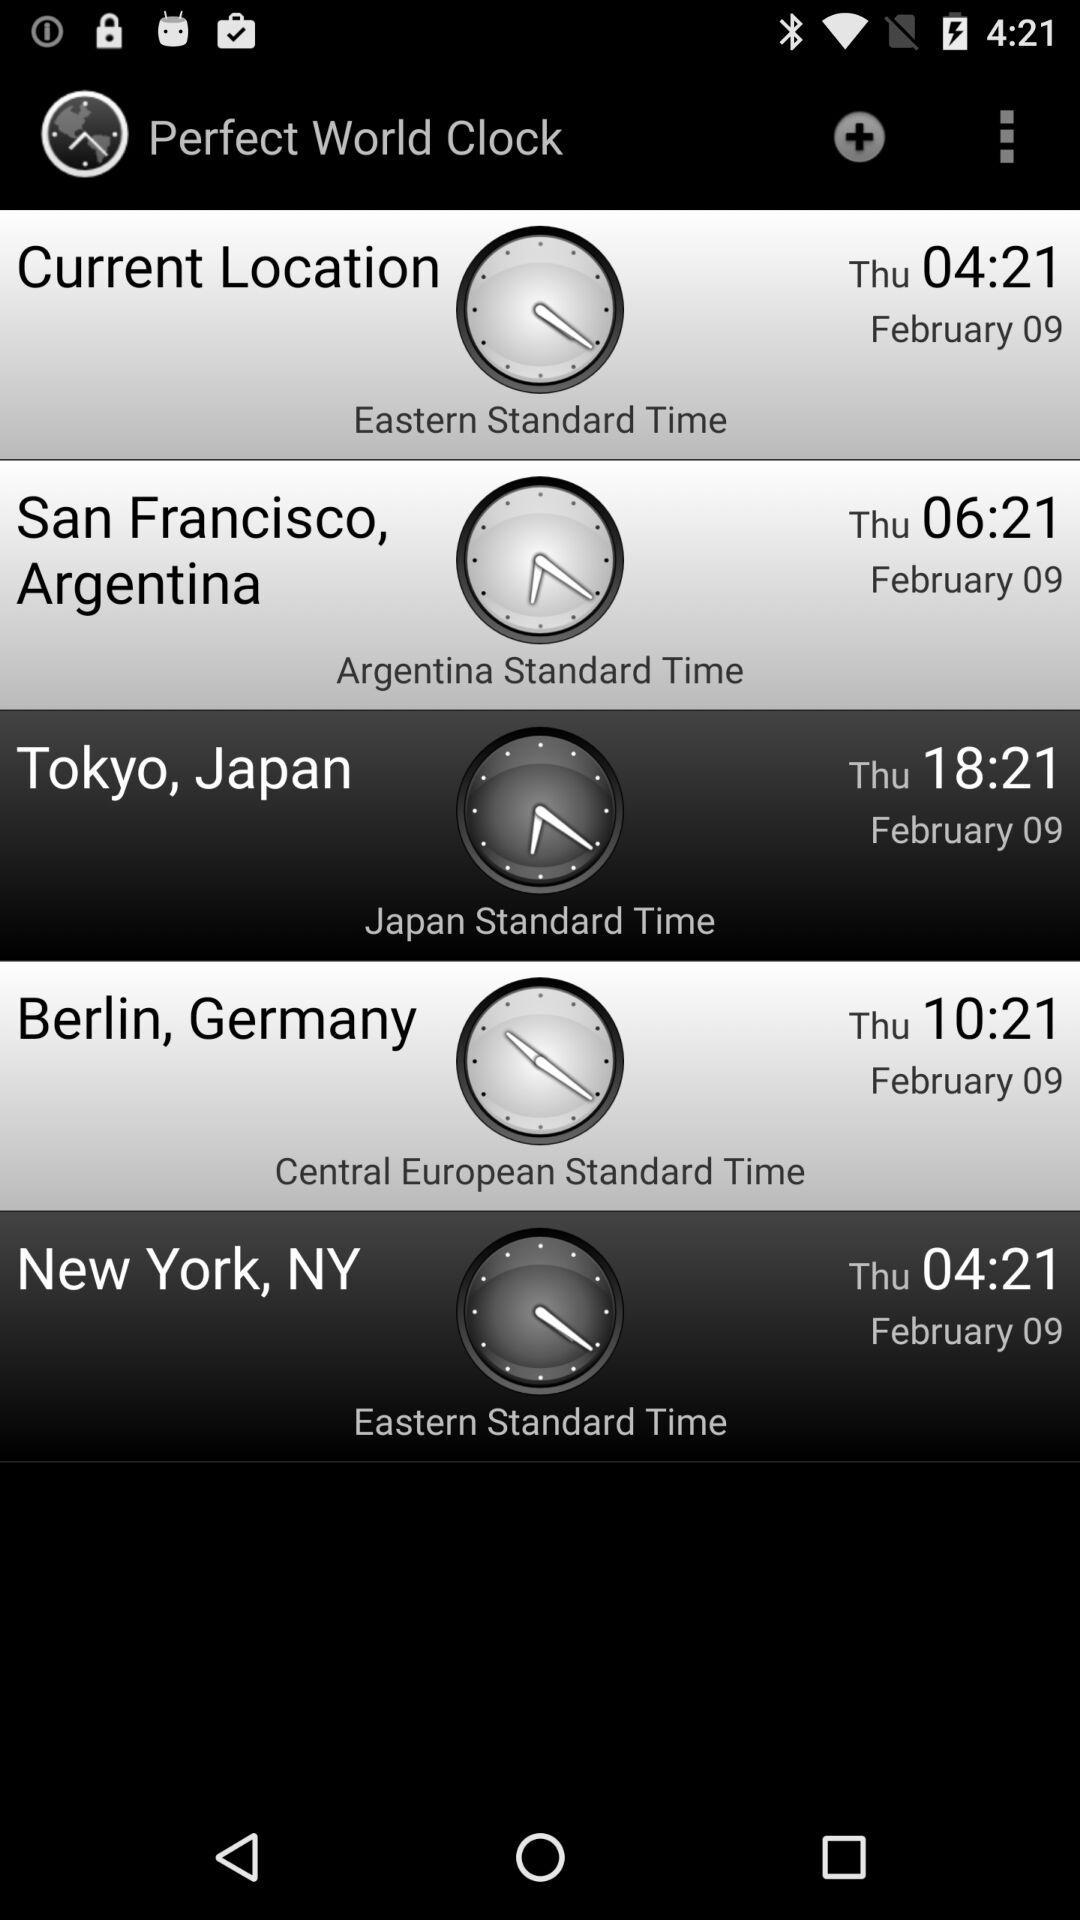 This screenshot has width=1080, height=1920. Describe the element at coordinates (234, 1015) in the screenshot. I see `the berlin, germany icon` at that location.